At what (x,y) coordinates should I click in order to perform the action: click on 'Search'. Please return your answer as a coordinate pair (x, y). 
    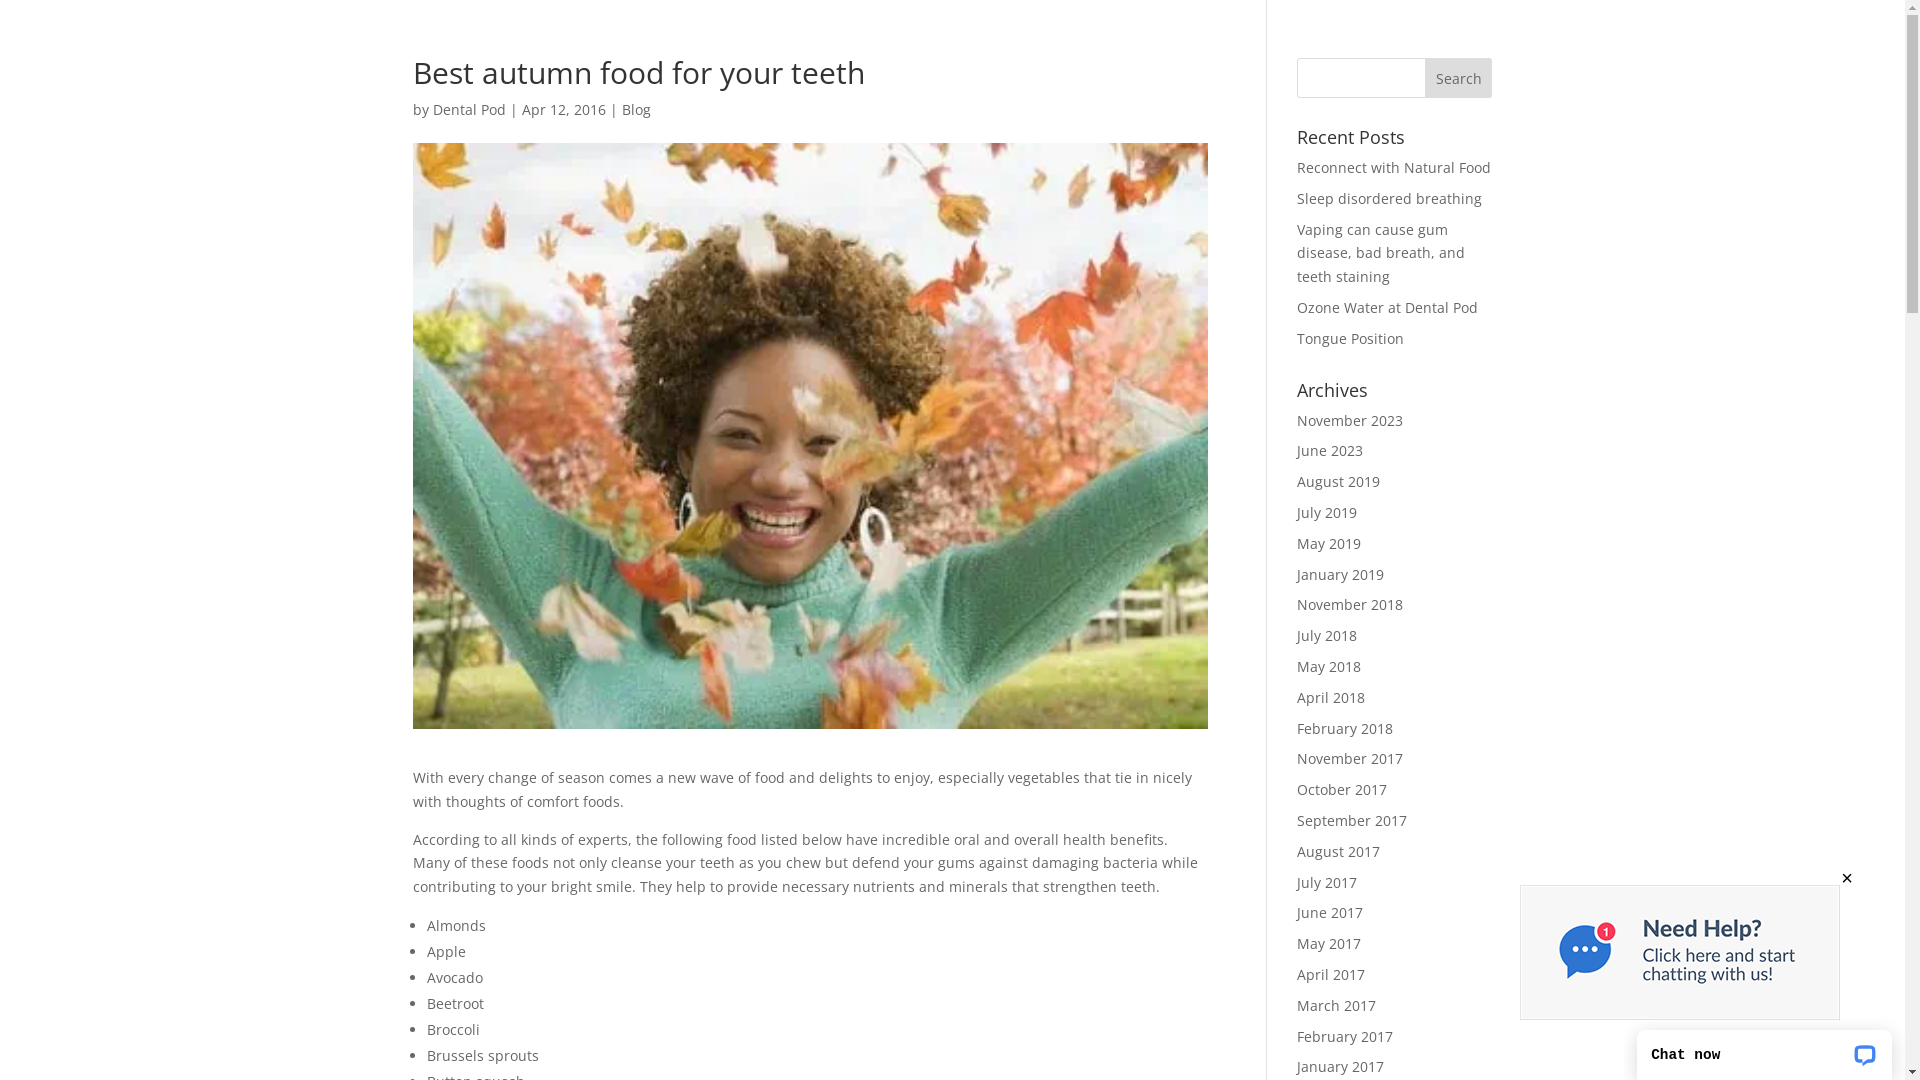
    Looking at the image, I should click on (1424, 76).